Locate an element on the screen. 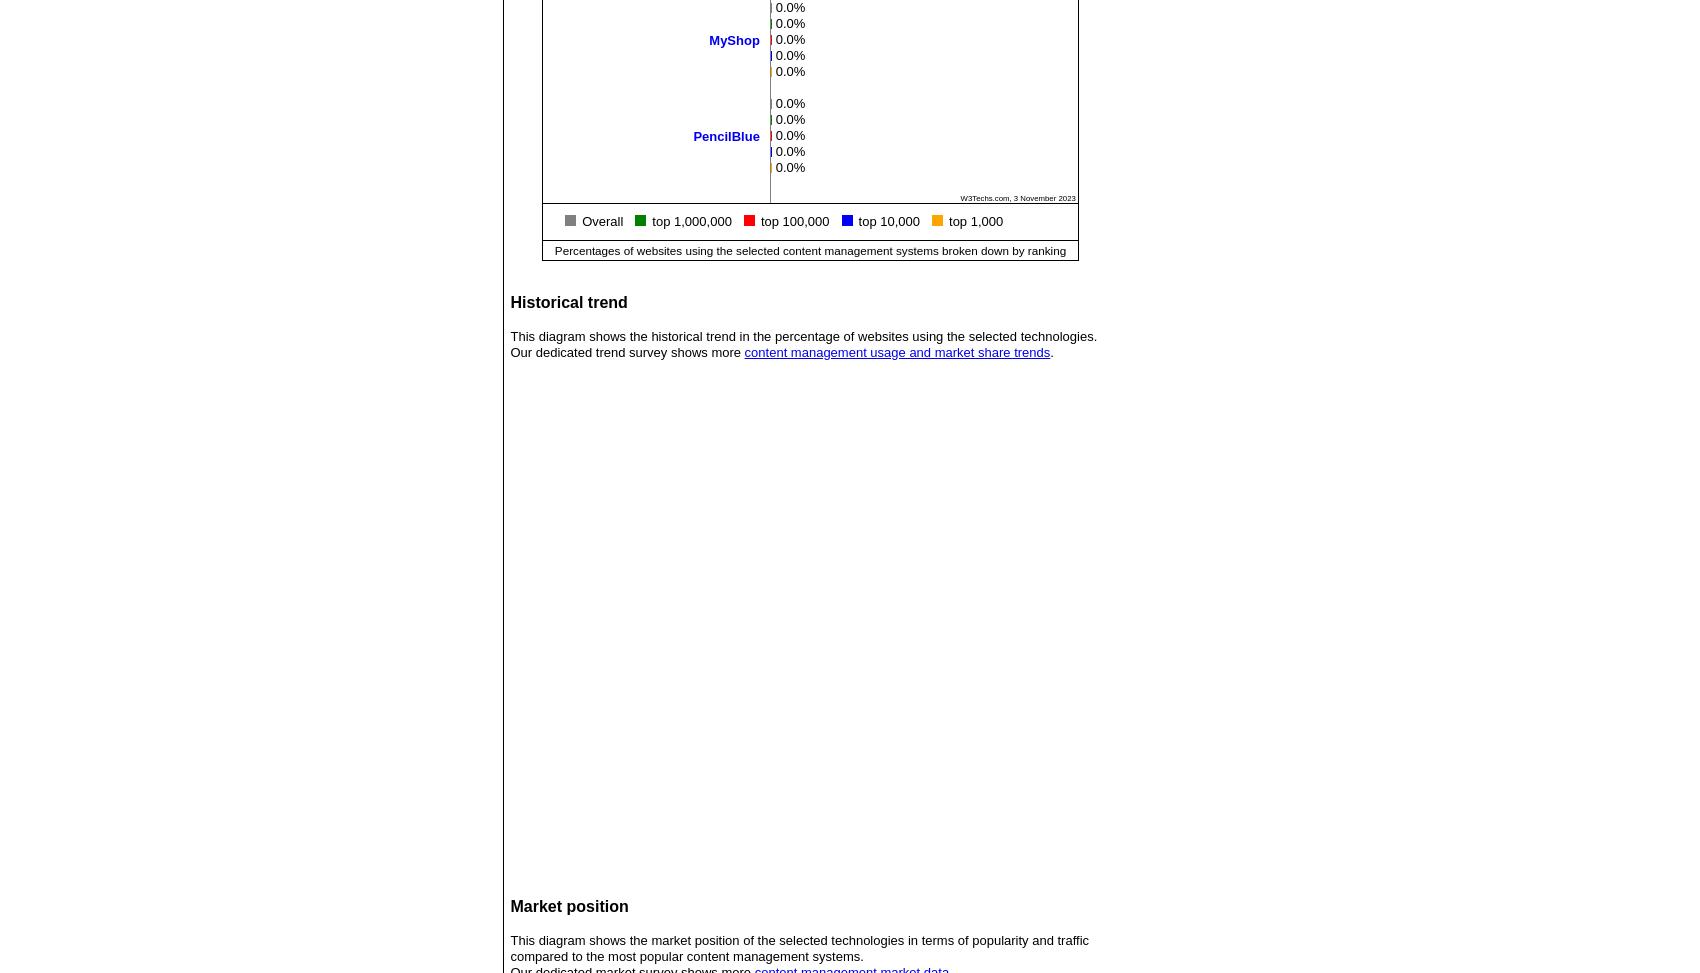 The image size is (1700, 973). 'Percentages of websites using the selected content management systems broken down by ranking' is located at coordinates (809, 248).